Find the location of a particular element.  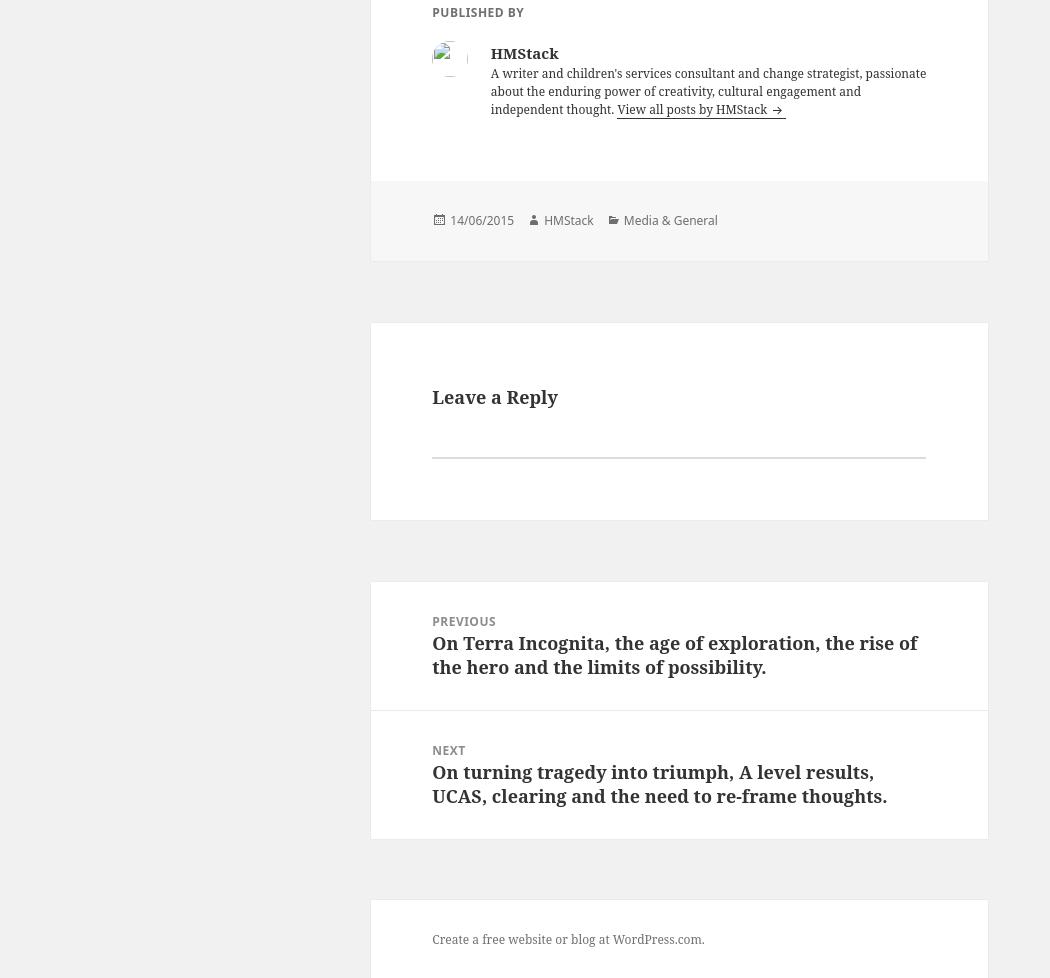

'On Terra Incognita, the age of exploration, the rise of the hero and the limits of possibility.' is located at coordinates (430, 653).